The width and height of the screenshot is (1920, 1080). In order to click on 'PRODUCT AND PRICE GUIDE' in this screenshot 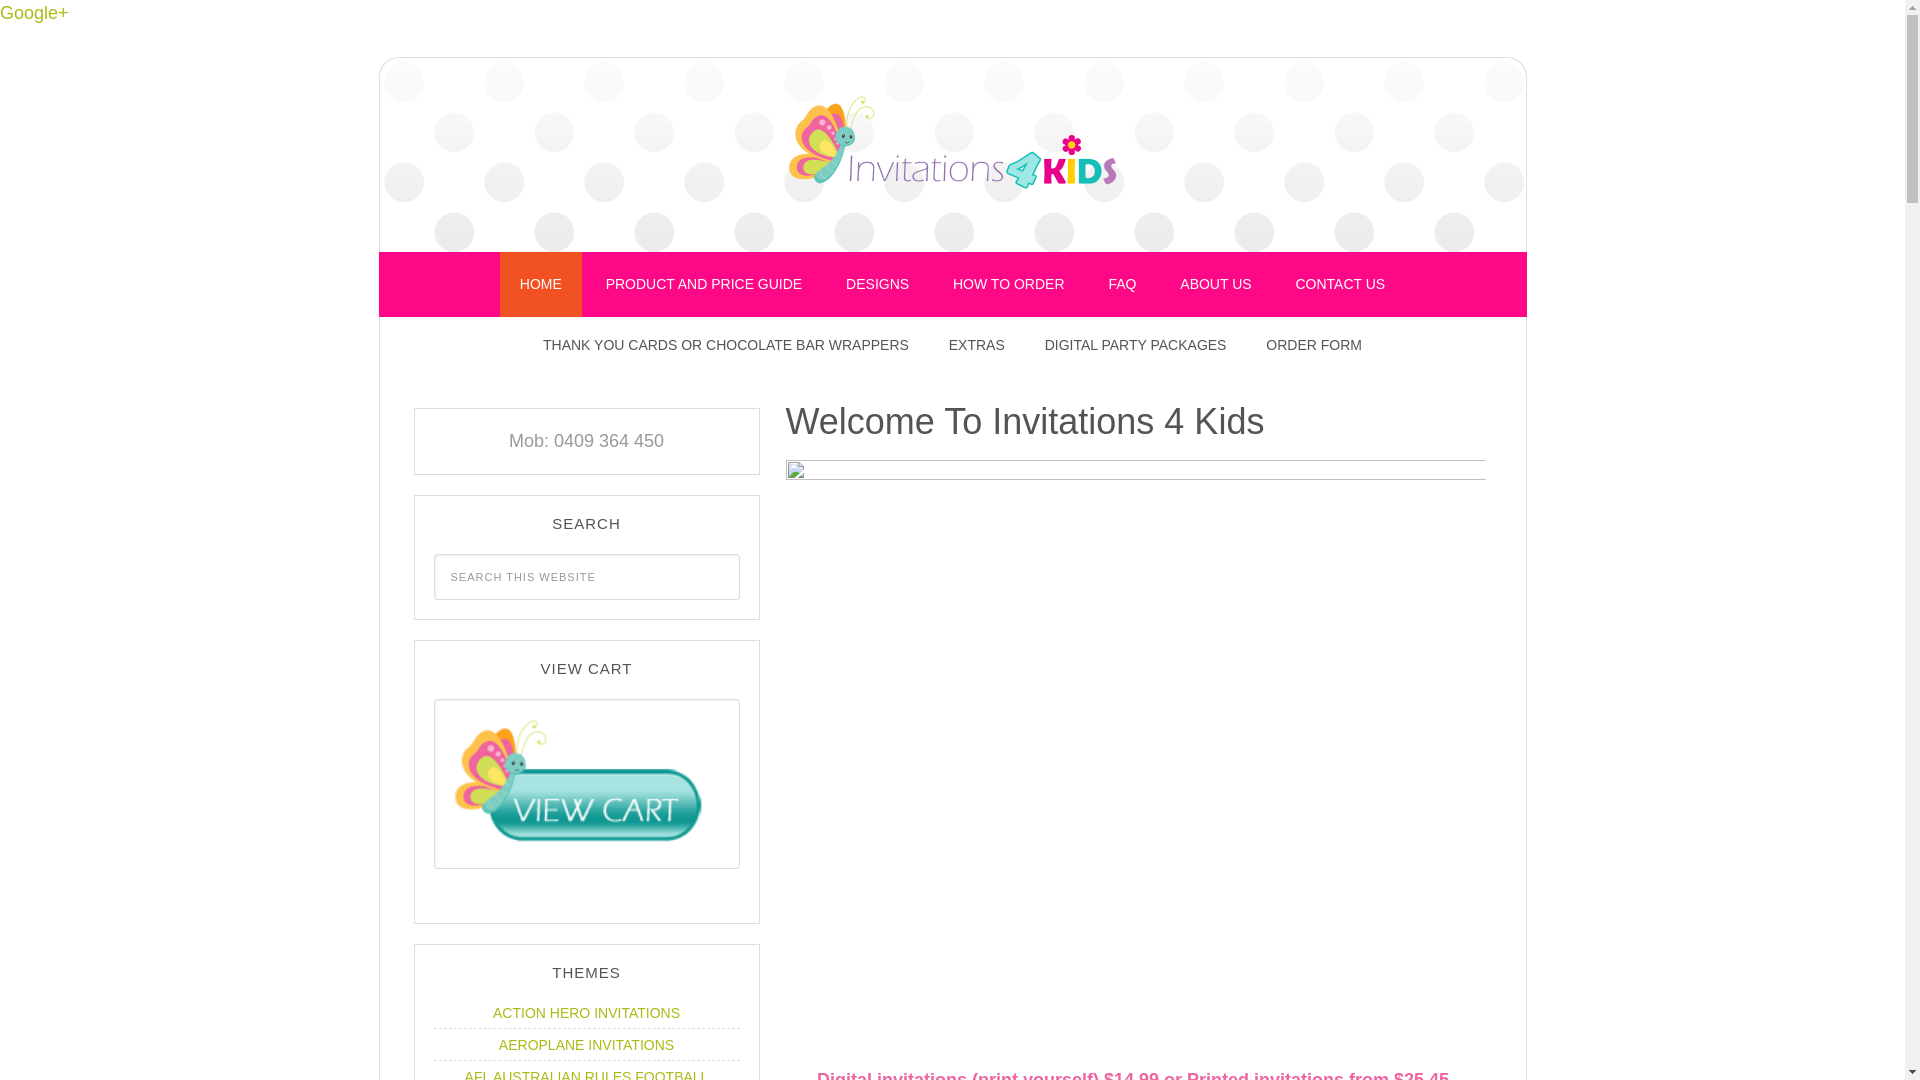, I will do `click(704, 284)`.